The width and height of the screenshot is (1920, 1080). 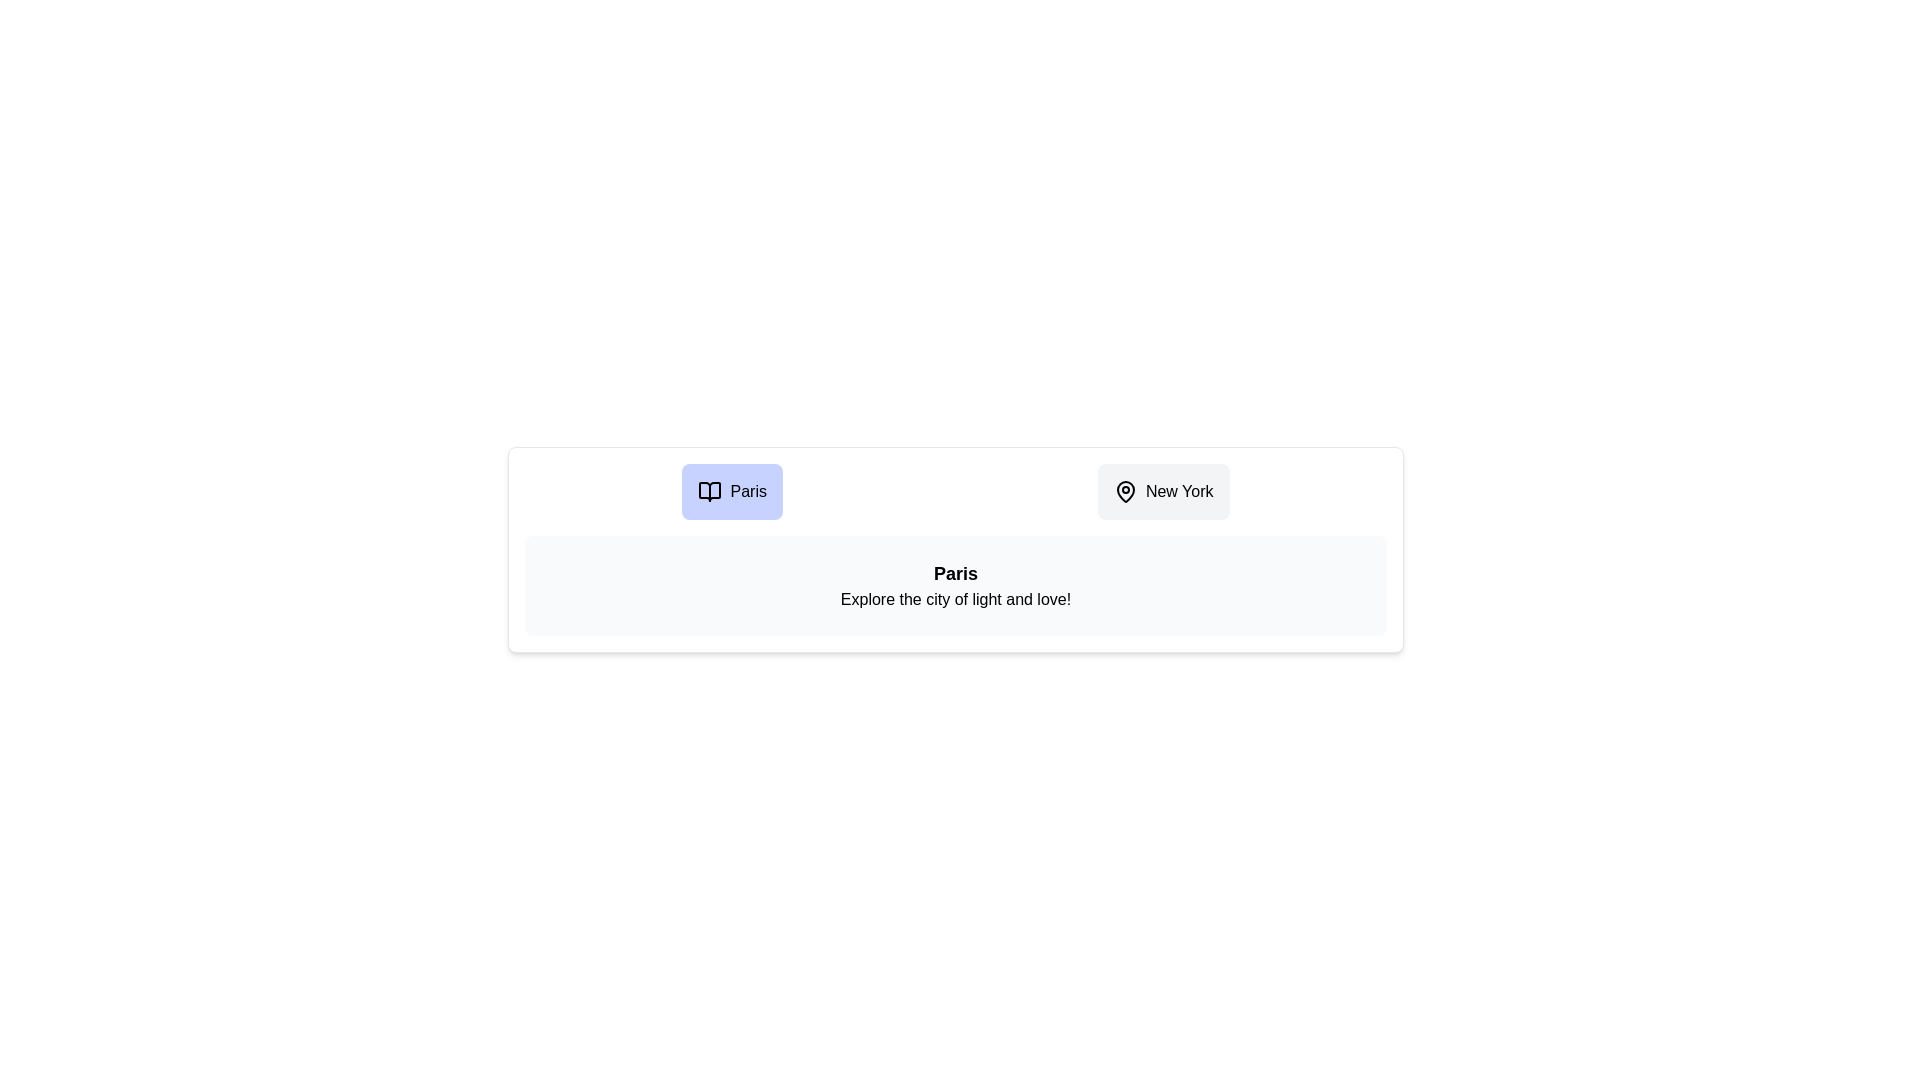 What do you see at coordinates (1163, 492) in the screenshot?
I see `the New York tab` at bounding box center [1163, 492].